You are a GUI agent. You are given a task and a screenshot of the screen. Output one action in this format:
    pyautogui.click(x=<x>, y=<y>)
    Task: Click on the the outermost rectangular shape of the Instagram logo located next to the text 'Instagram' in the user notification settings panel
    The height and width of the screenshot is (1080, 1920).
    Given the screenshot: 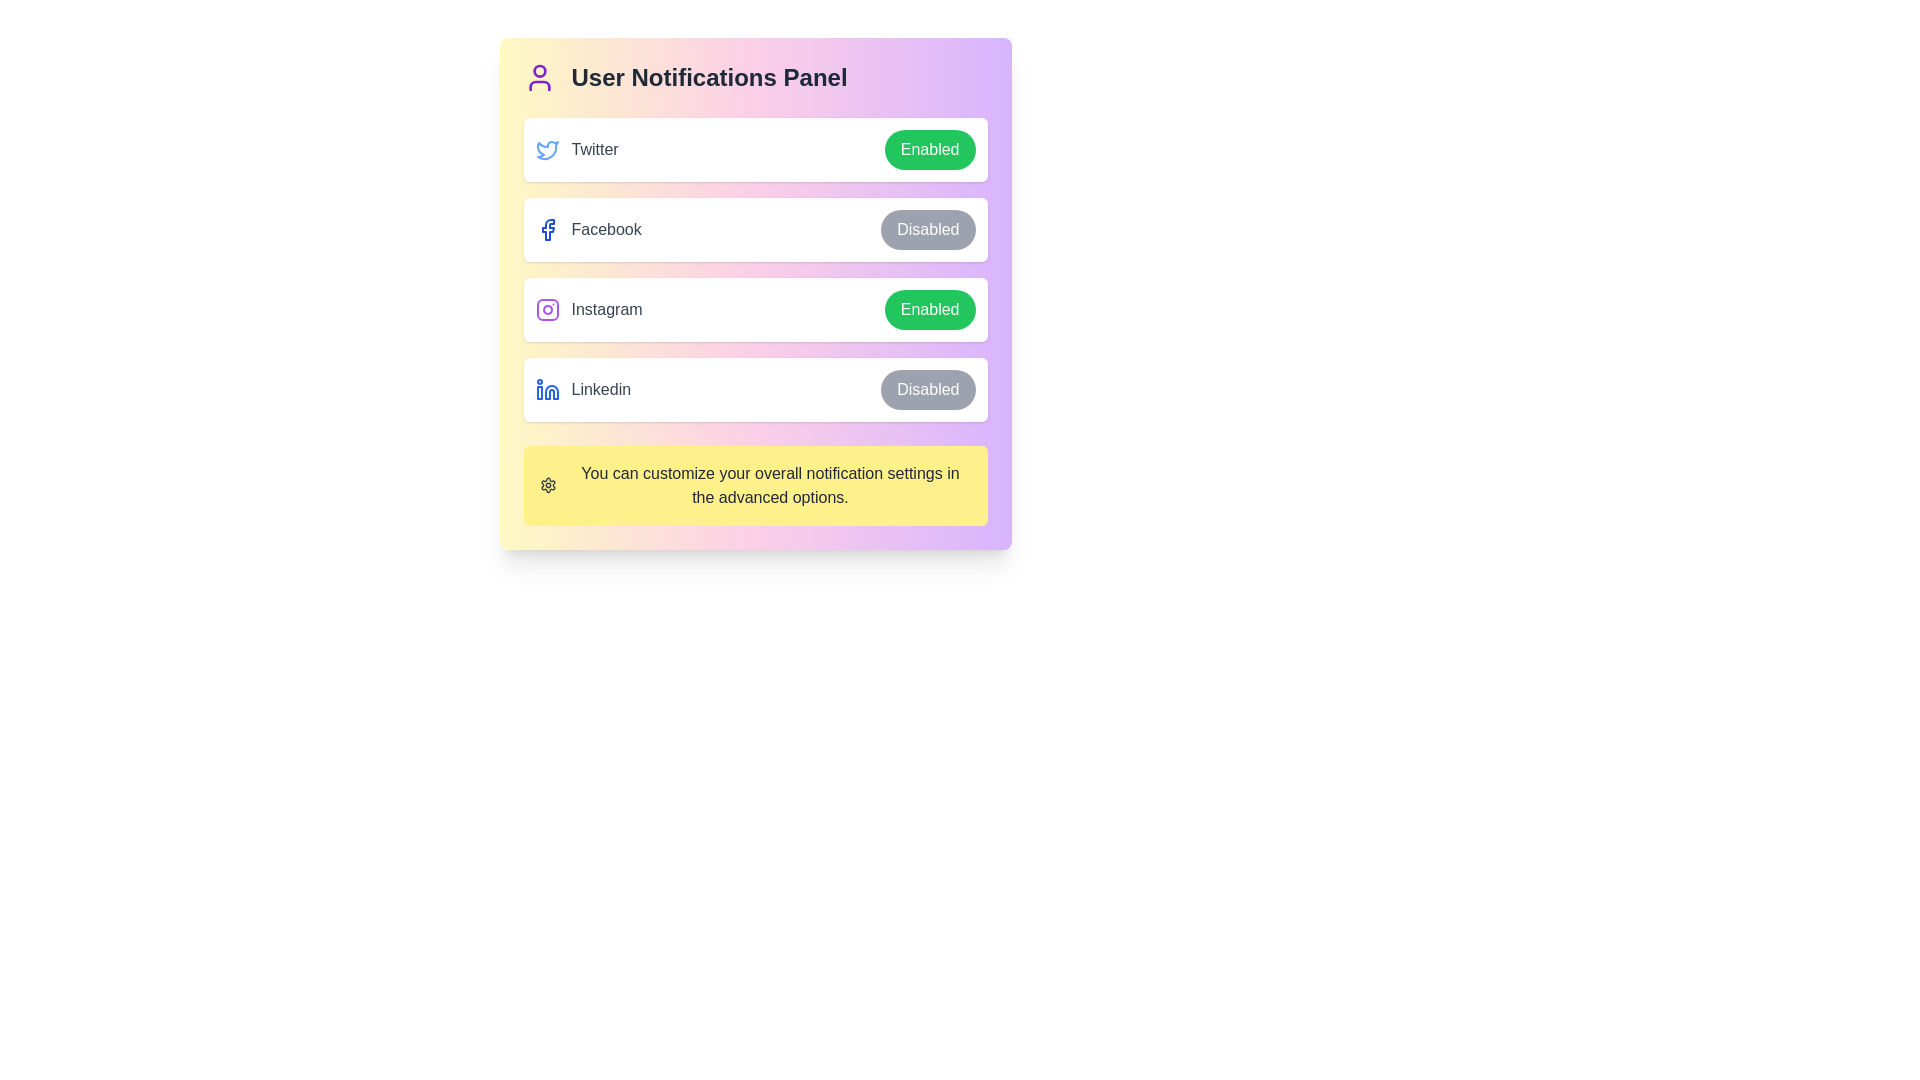 What is the action you would take?
    pyautogui.click(x=547, y=309)
    